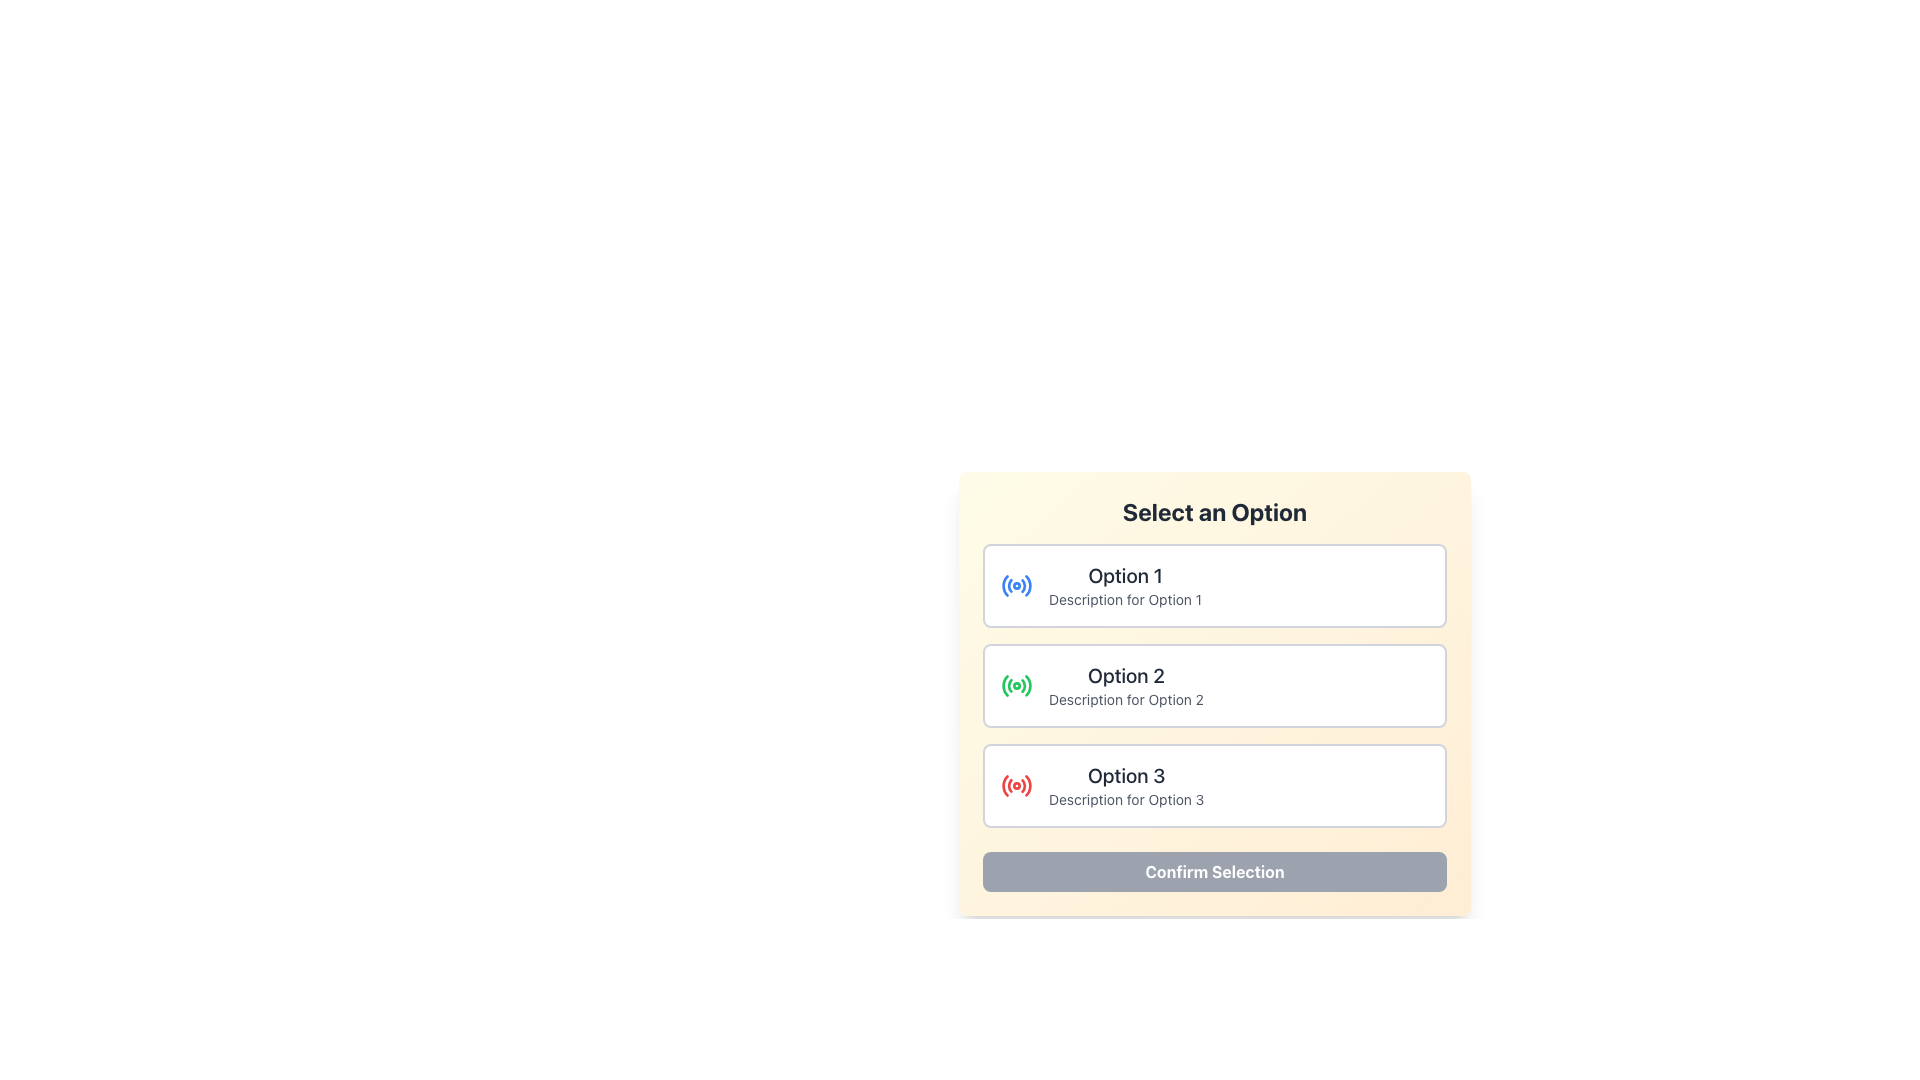  Describe the element at coordinates (1125, 599) in the screenshot. I see `the text label that provides additional descriptive details about 'Option 1', located directly beneath it in the first selectable option card` at that location.